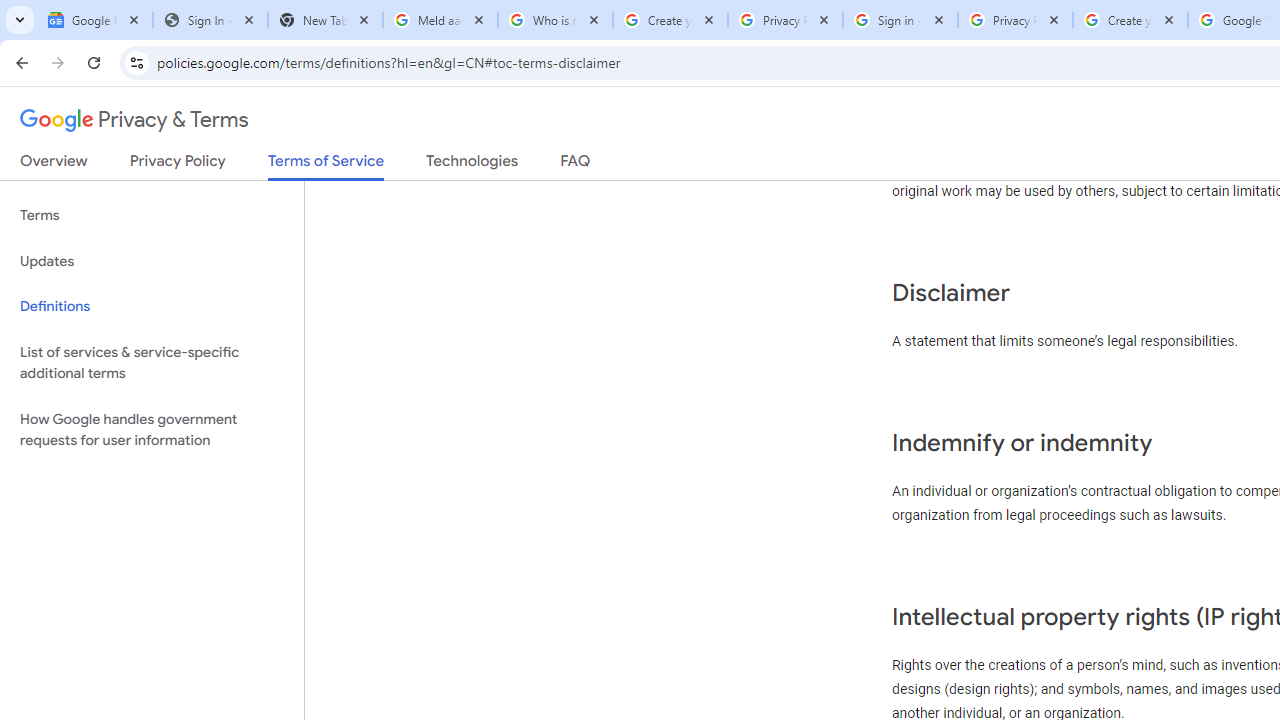  Describe the element at coordinates (177, 164) in the screenshot. I see `'Privacy Policy'` at that location.